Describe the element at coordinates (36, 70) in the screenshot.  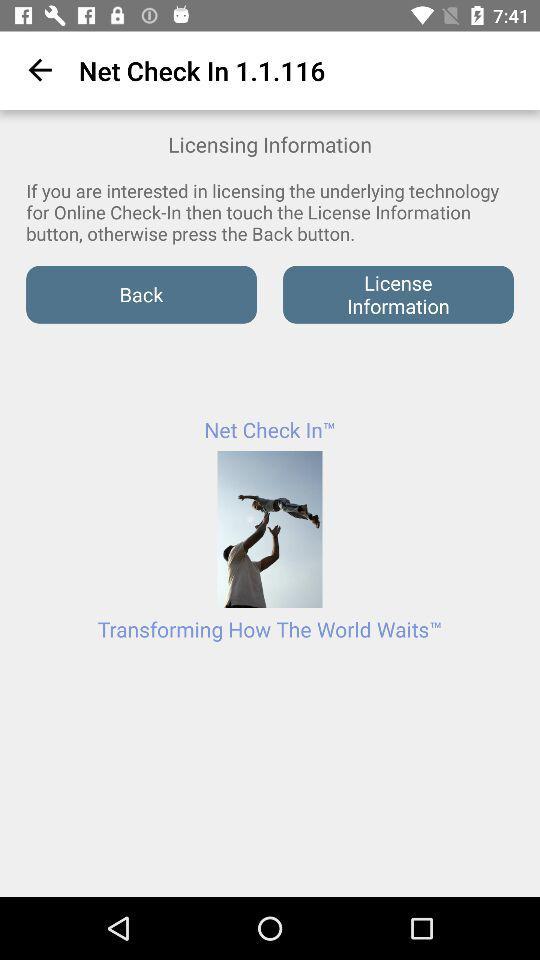
I see `the app next to the net check in icon` at that location.